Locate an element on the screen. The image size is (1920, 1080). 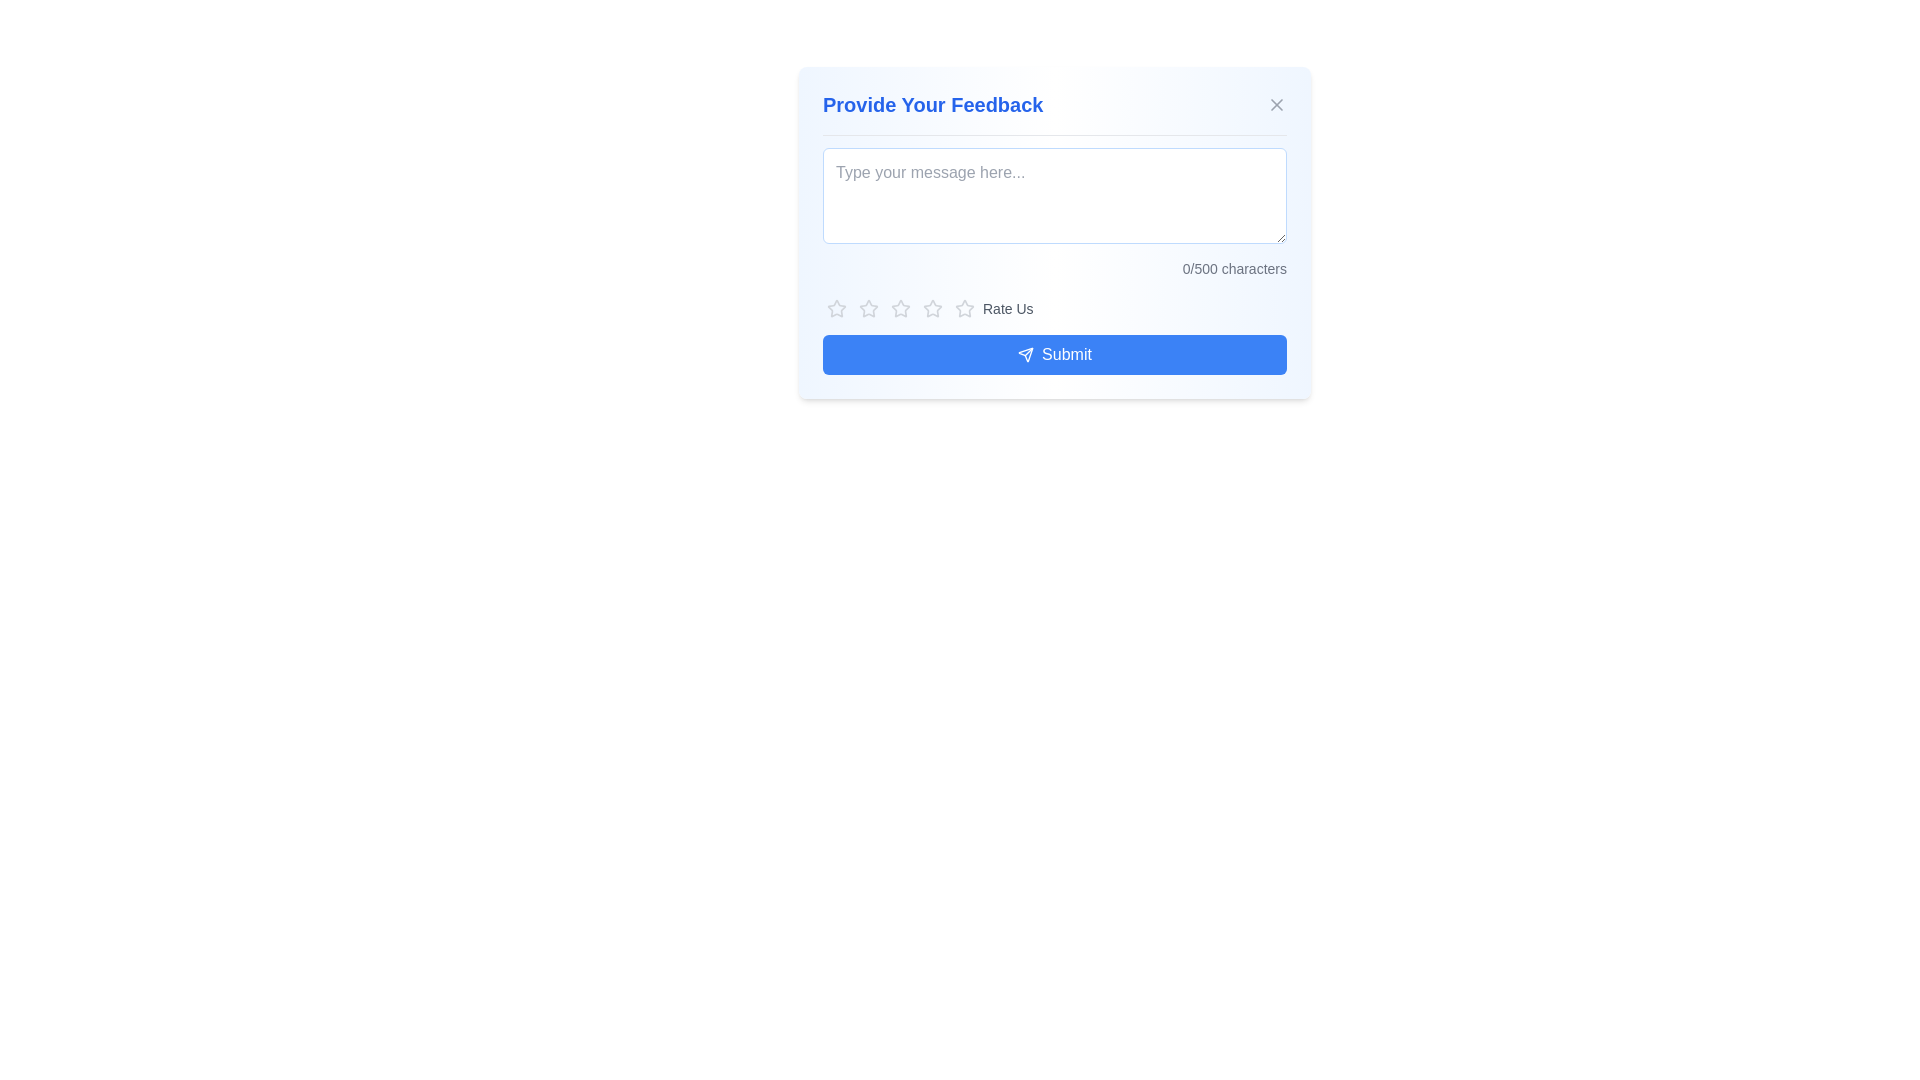
the fourth star icon from the left in the rating section is located at coordinates (964, 308).